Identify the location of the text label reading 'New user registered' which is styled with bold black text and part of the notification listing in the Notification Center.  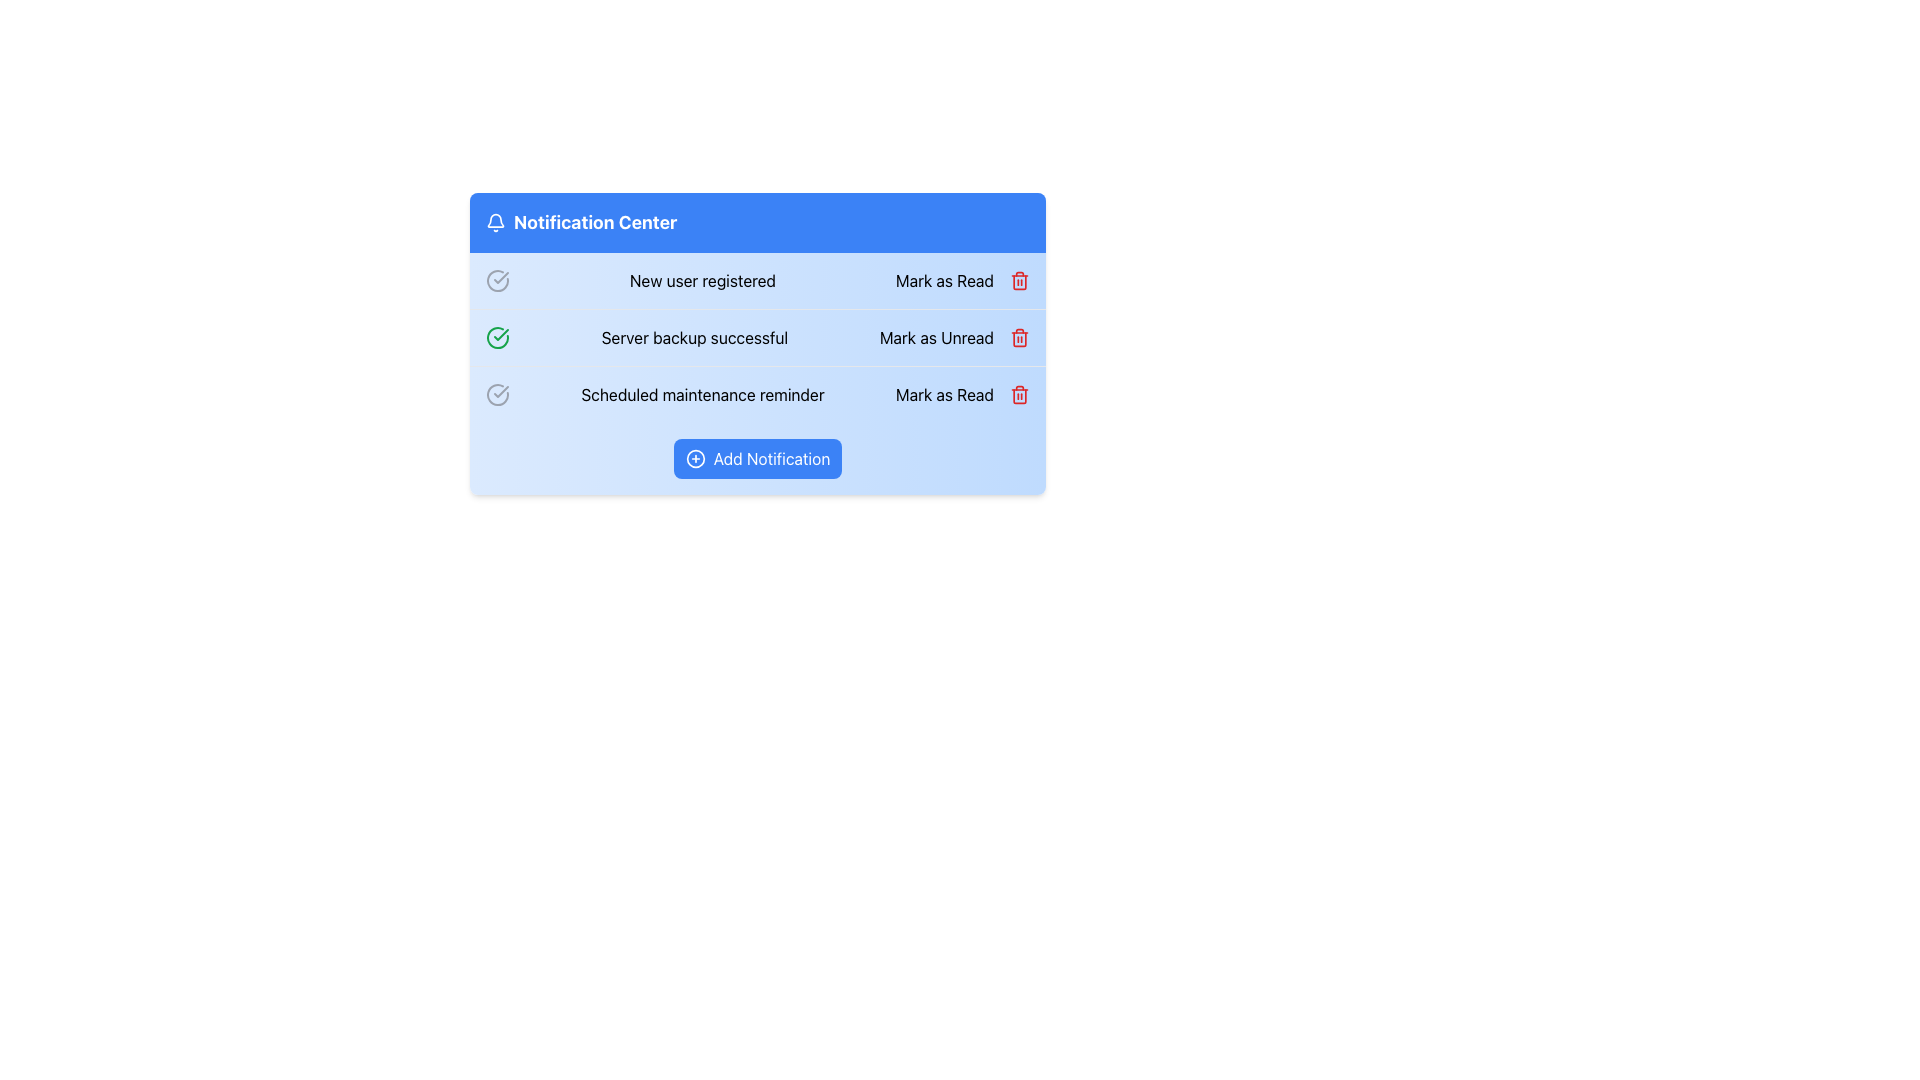
(702, 281).